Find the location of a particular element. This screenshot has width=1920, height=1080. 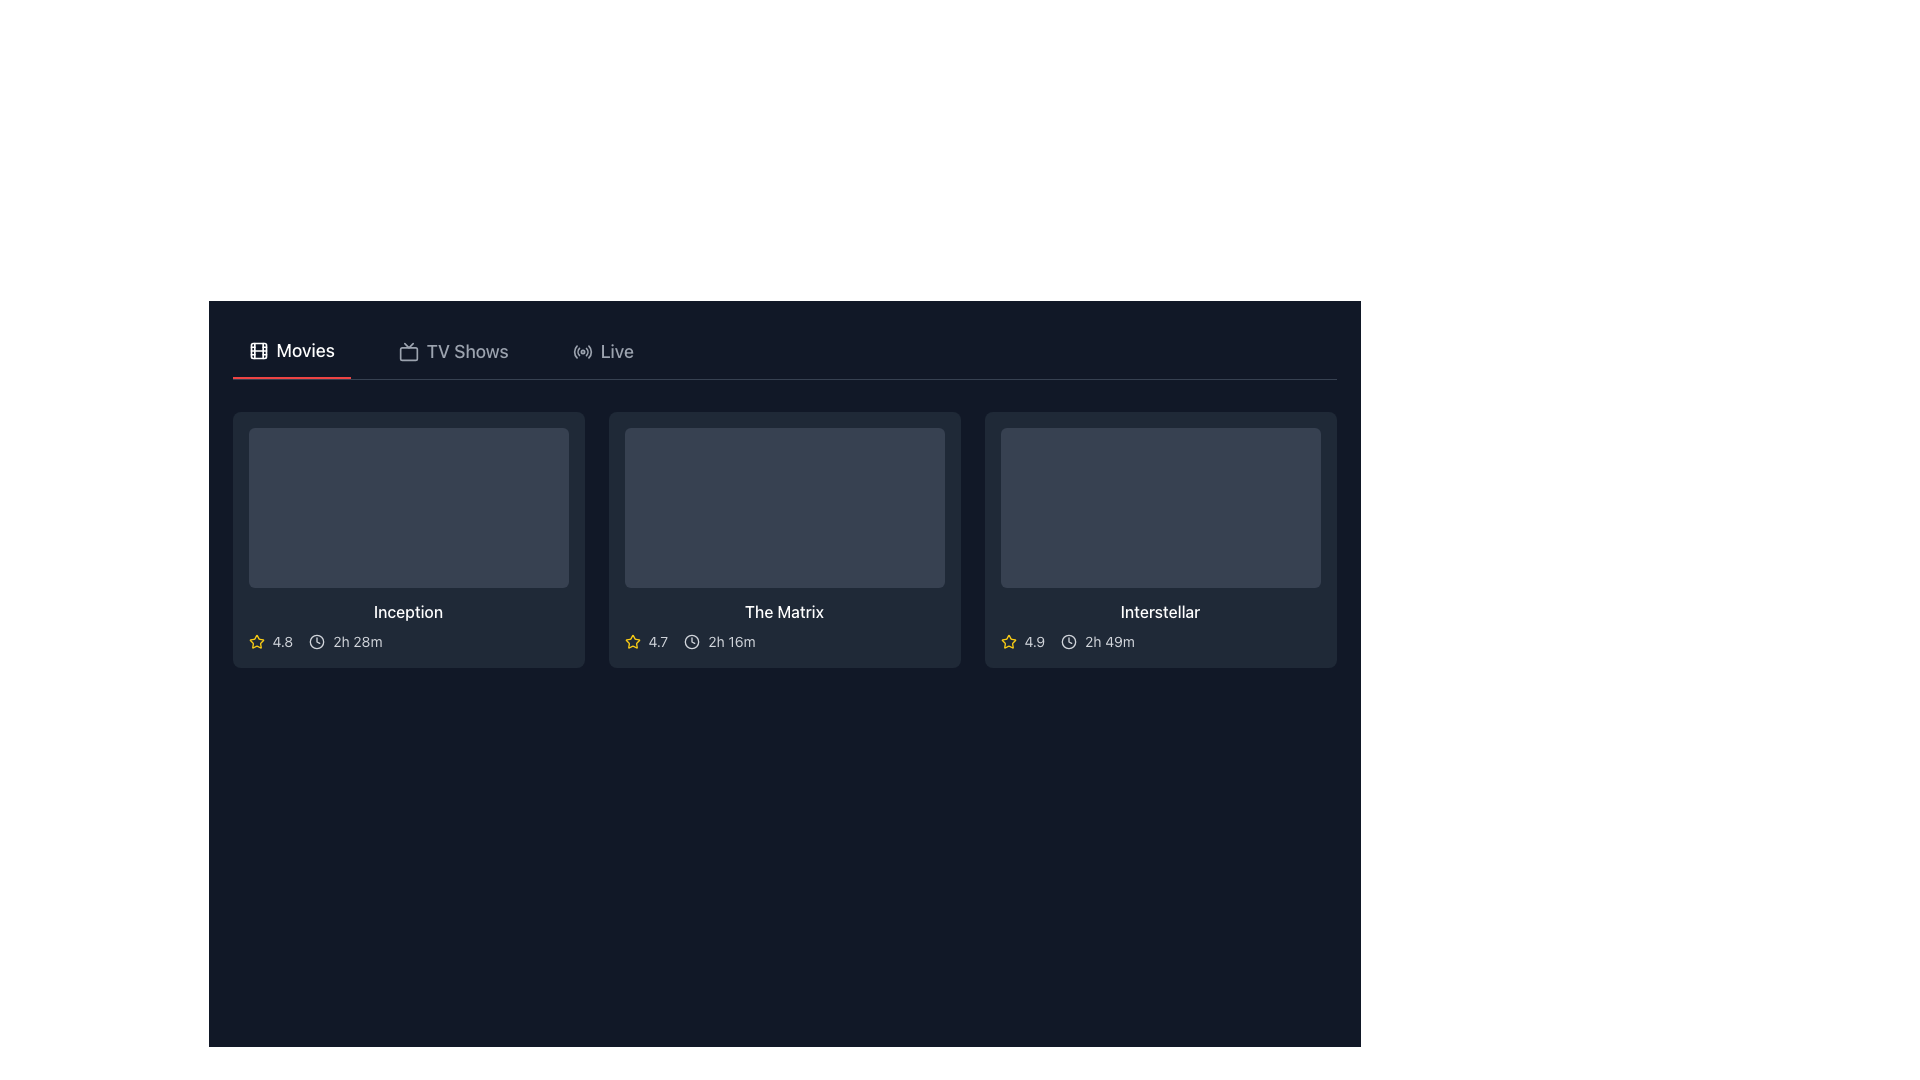

the informational text label that displays the duration of the movie, located at the bottom section of the first movie card, to the right of the clock icon is located at coordinates (357, 641).